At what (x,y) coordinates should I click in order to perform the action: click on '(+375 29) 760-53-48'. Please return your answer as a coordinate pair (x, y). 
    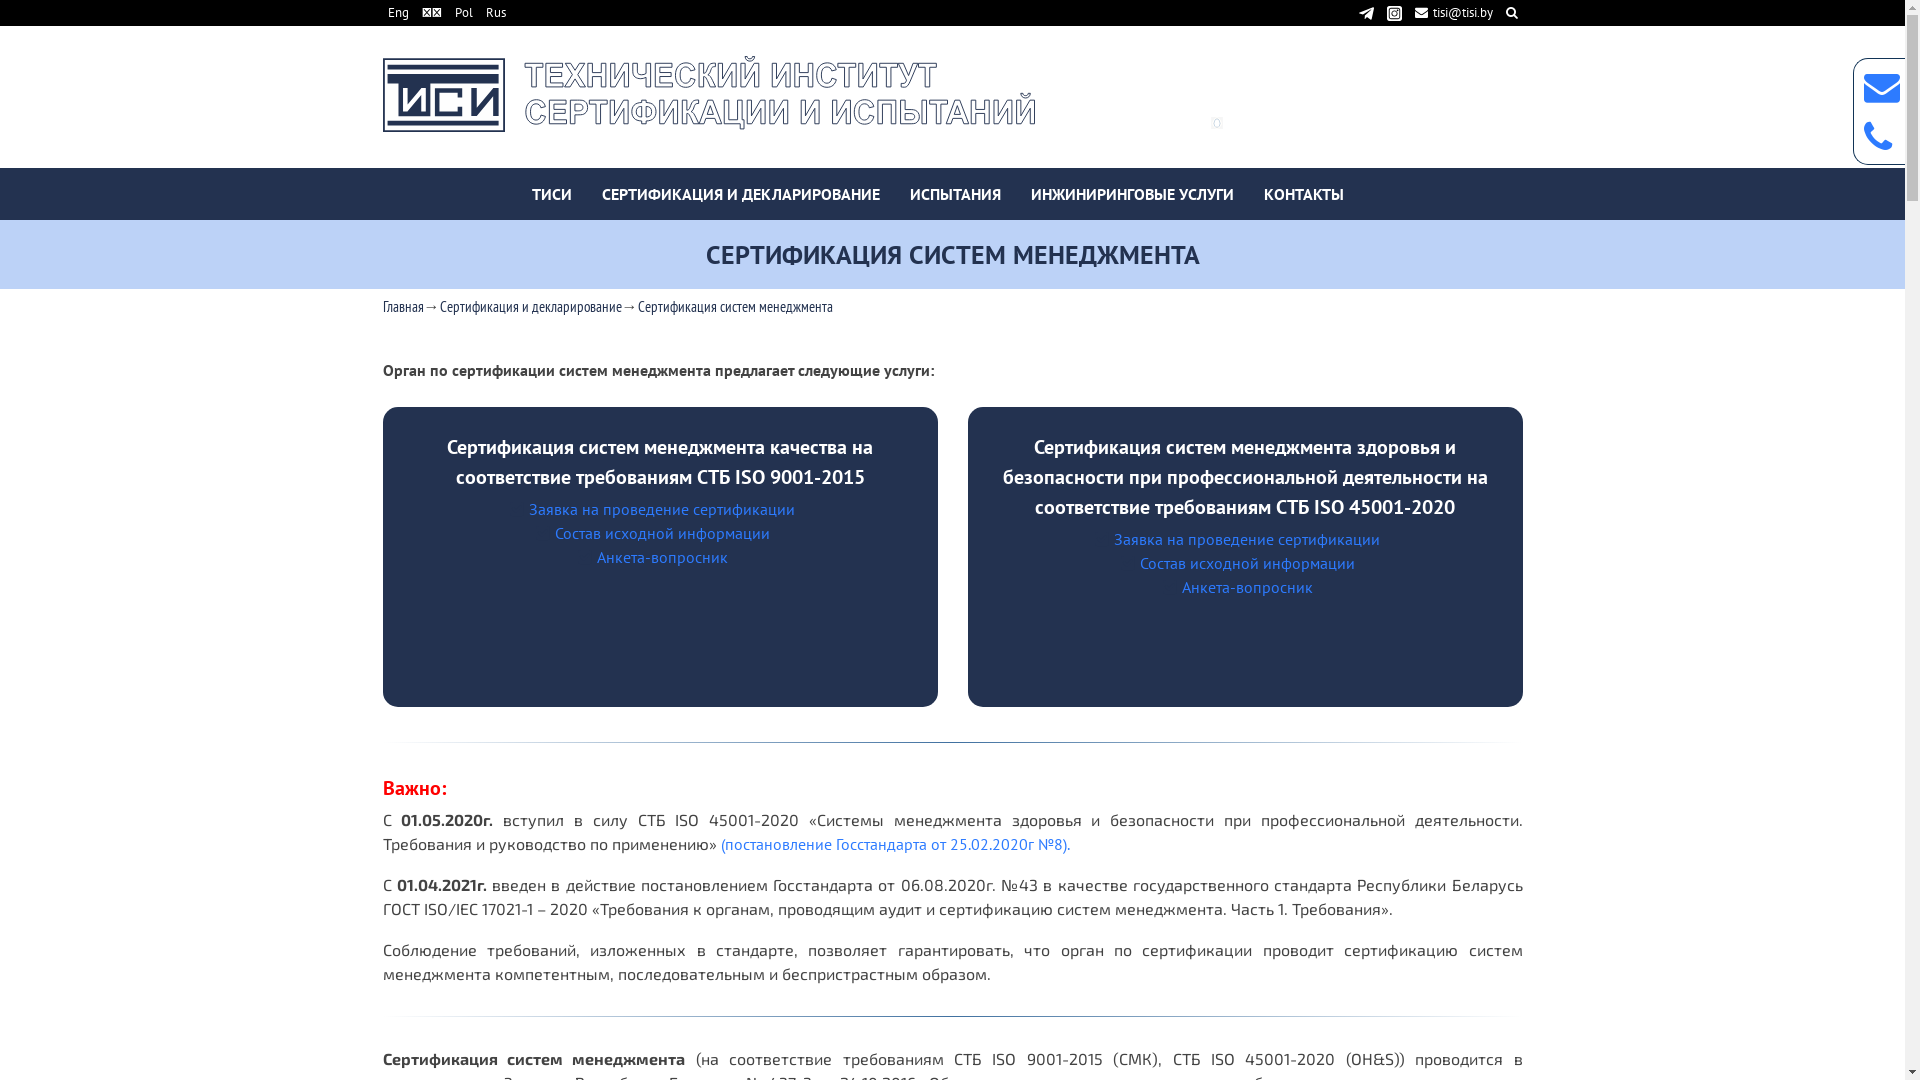
    Looking at the image, I should click on (1300, 119).